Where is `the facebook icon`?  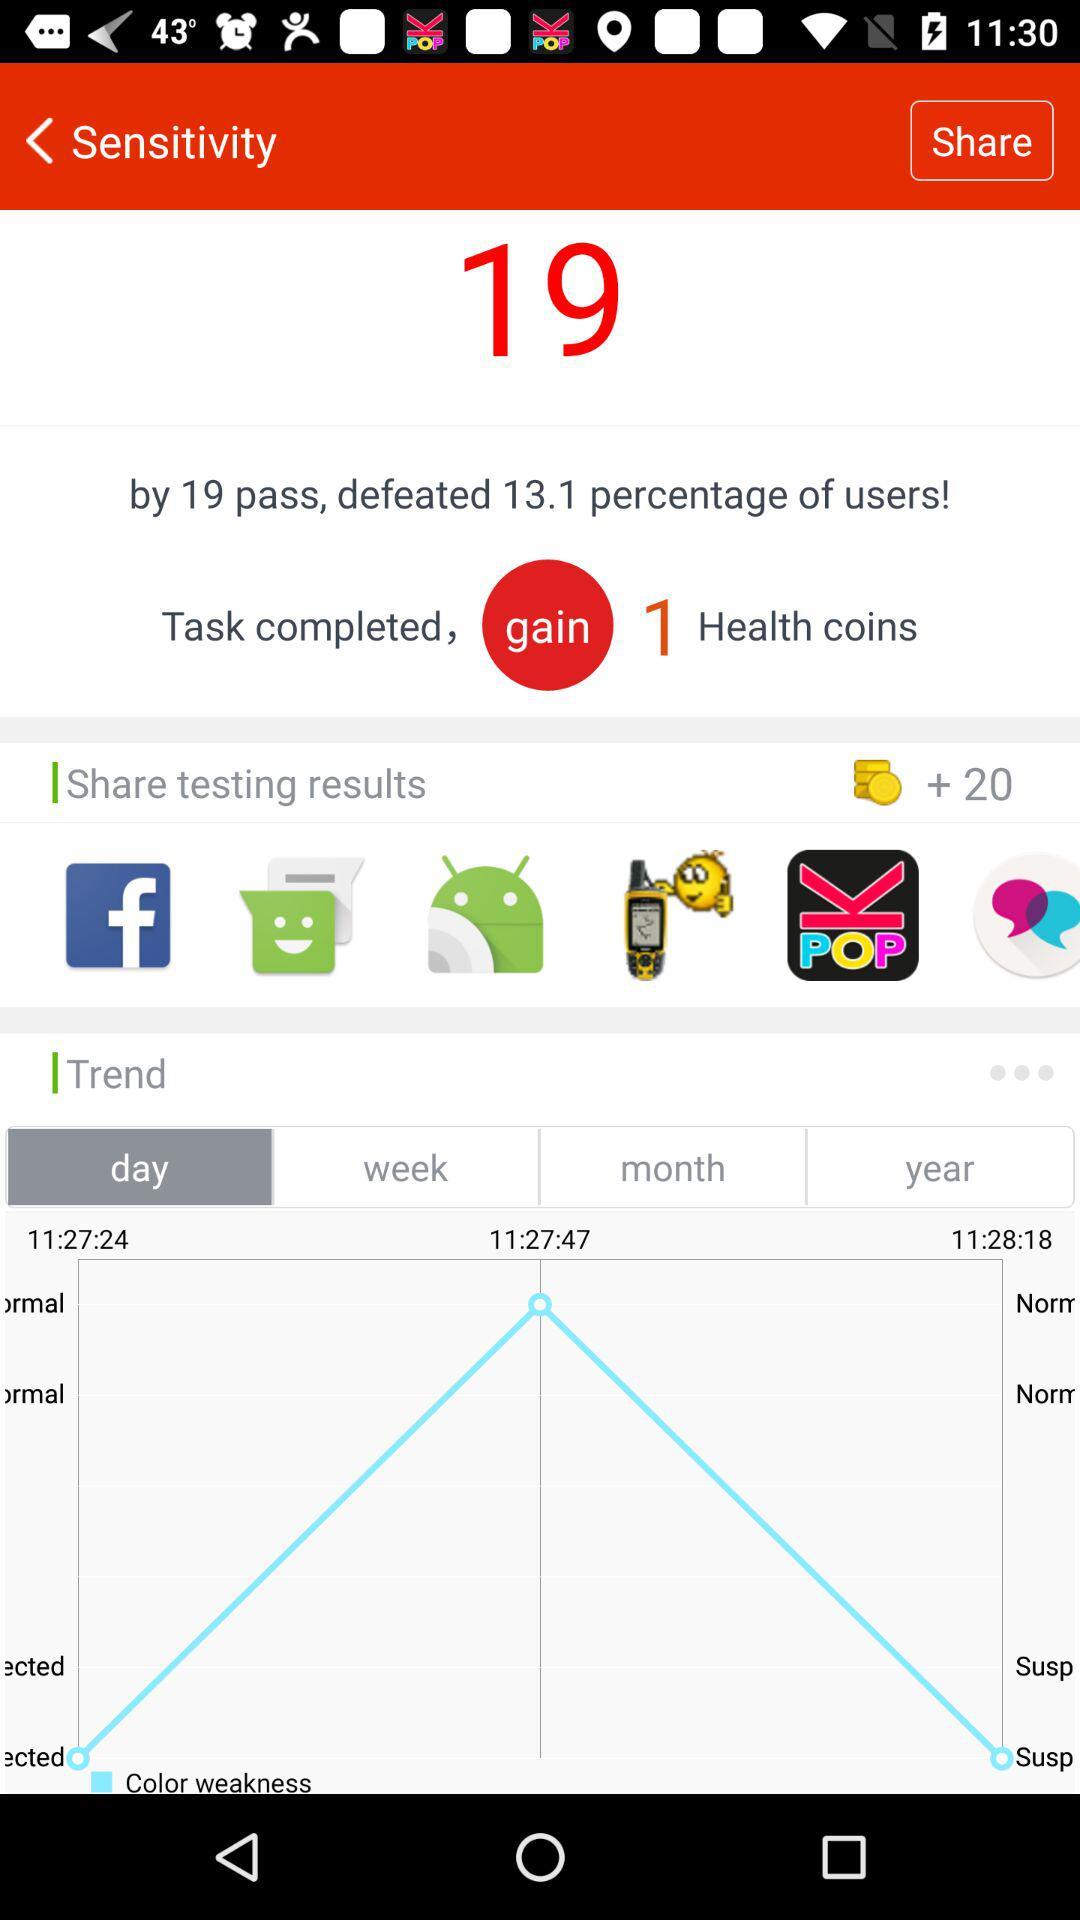 the facebook icon is located at coordinates (118, 914).